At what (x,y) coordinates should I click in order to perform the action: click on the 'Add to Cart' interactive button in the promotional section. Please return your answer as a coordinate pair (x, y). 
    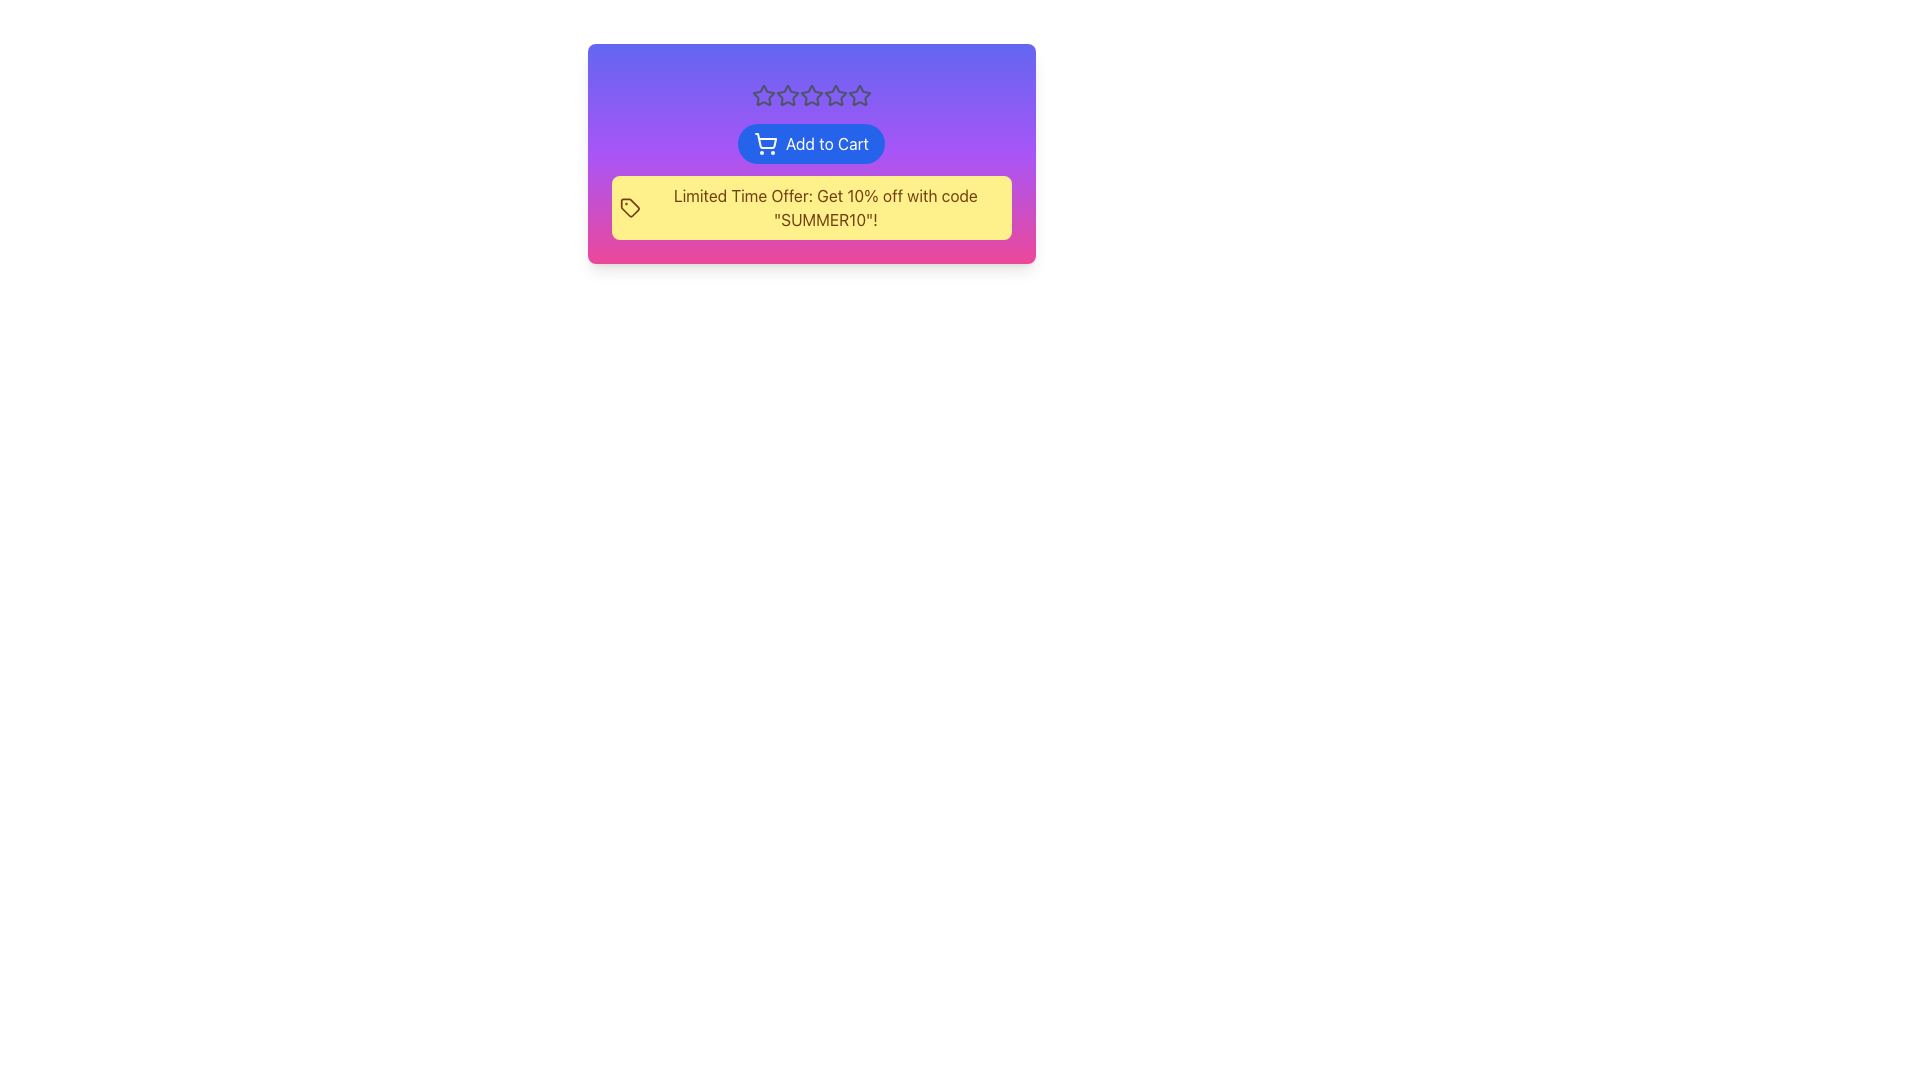
    Looking at the image, I should click on (811, 153).